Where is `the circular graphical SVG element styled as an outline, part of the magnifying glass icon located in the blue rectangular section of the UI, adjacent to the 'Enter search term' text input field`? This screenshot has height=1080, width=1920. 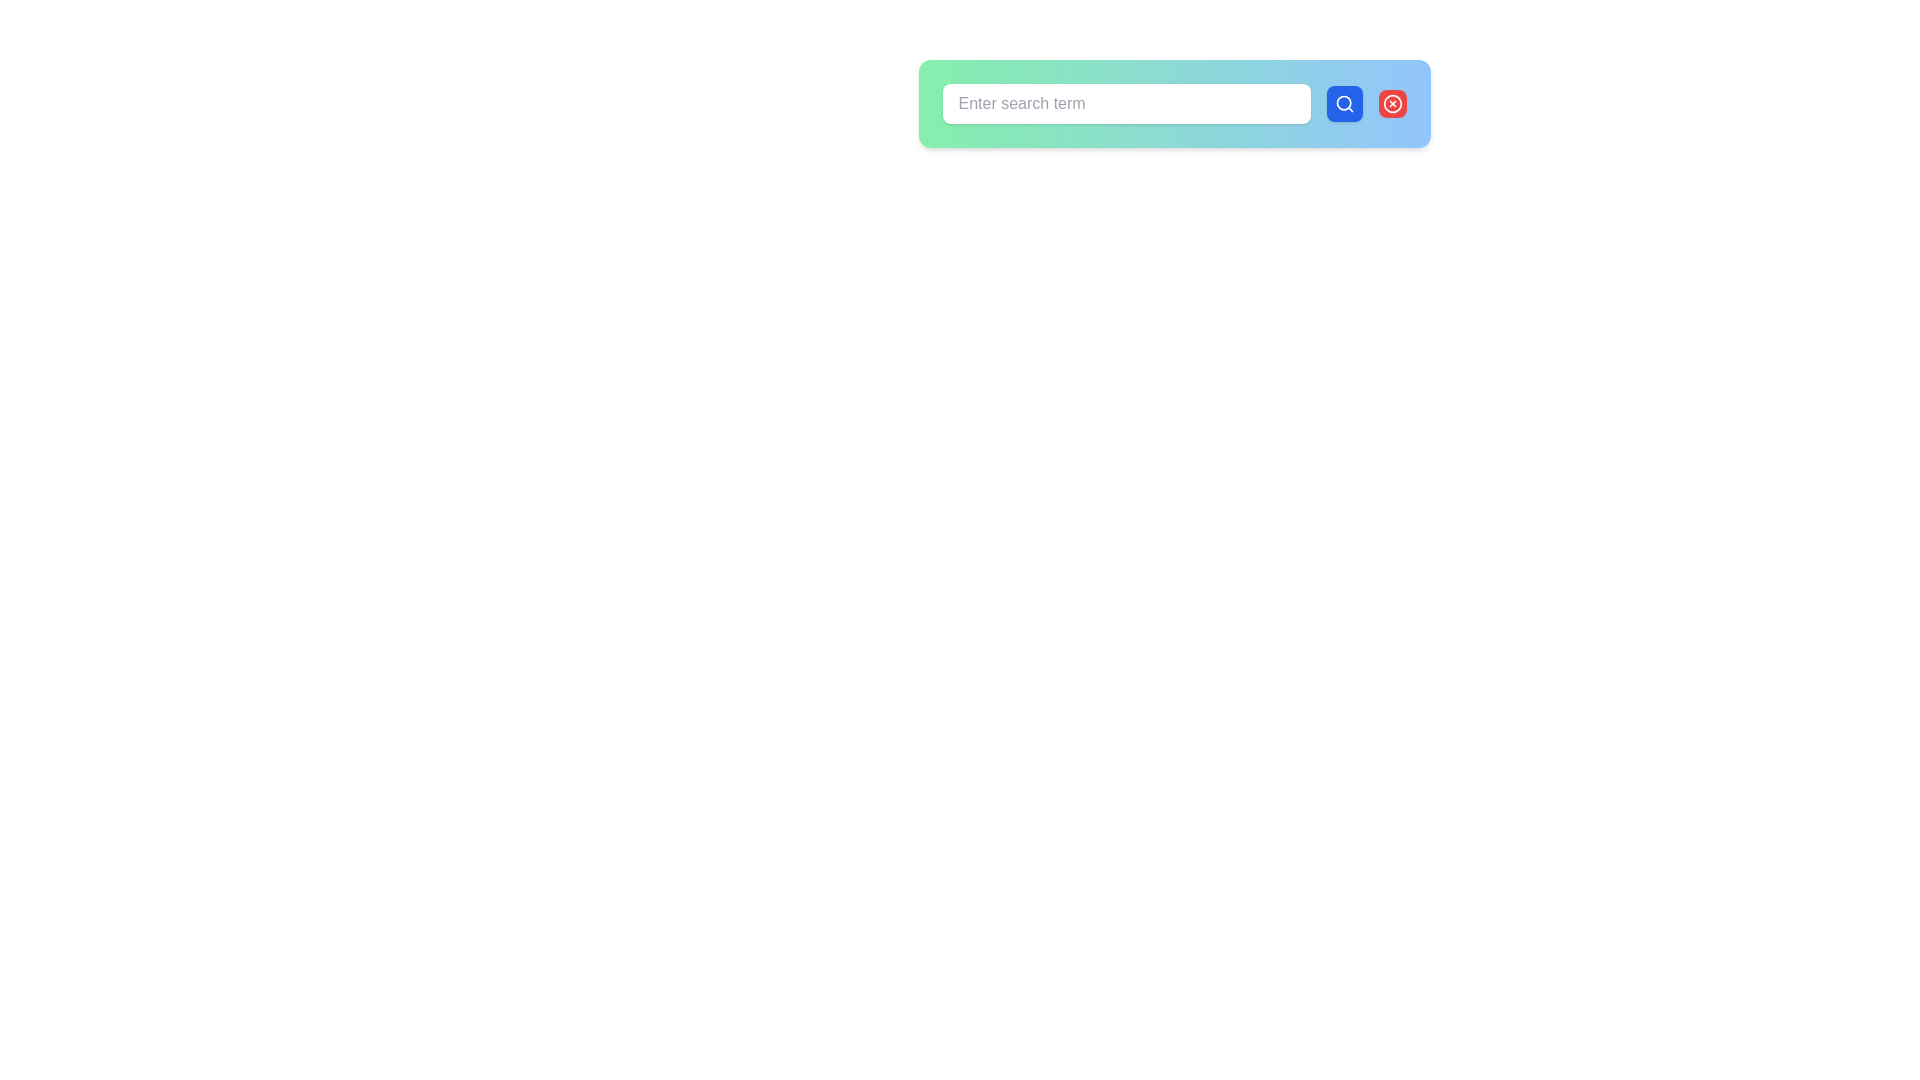
the circular graphical SVG element styled as an outline, part of the magnifying glass icon located in the blue rectangular section of the UI, adjacent to the 'Enter search term' text input field is located at coordinates (1343, 103).